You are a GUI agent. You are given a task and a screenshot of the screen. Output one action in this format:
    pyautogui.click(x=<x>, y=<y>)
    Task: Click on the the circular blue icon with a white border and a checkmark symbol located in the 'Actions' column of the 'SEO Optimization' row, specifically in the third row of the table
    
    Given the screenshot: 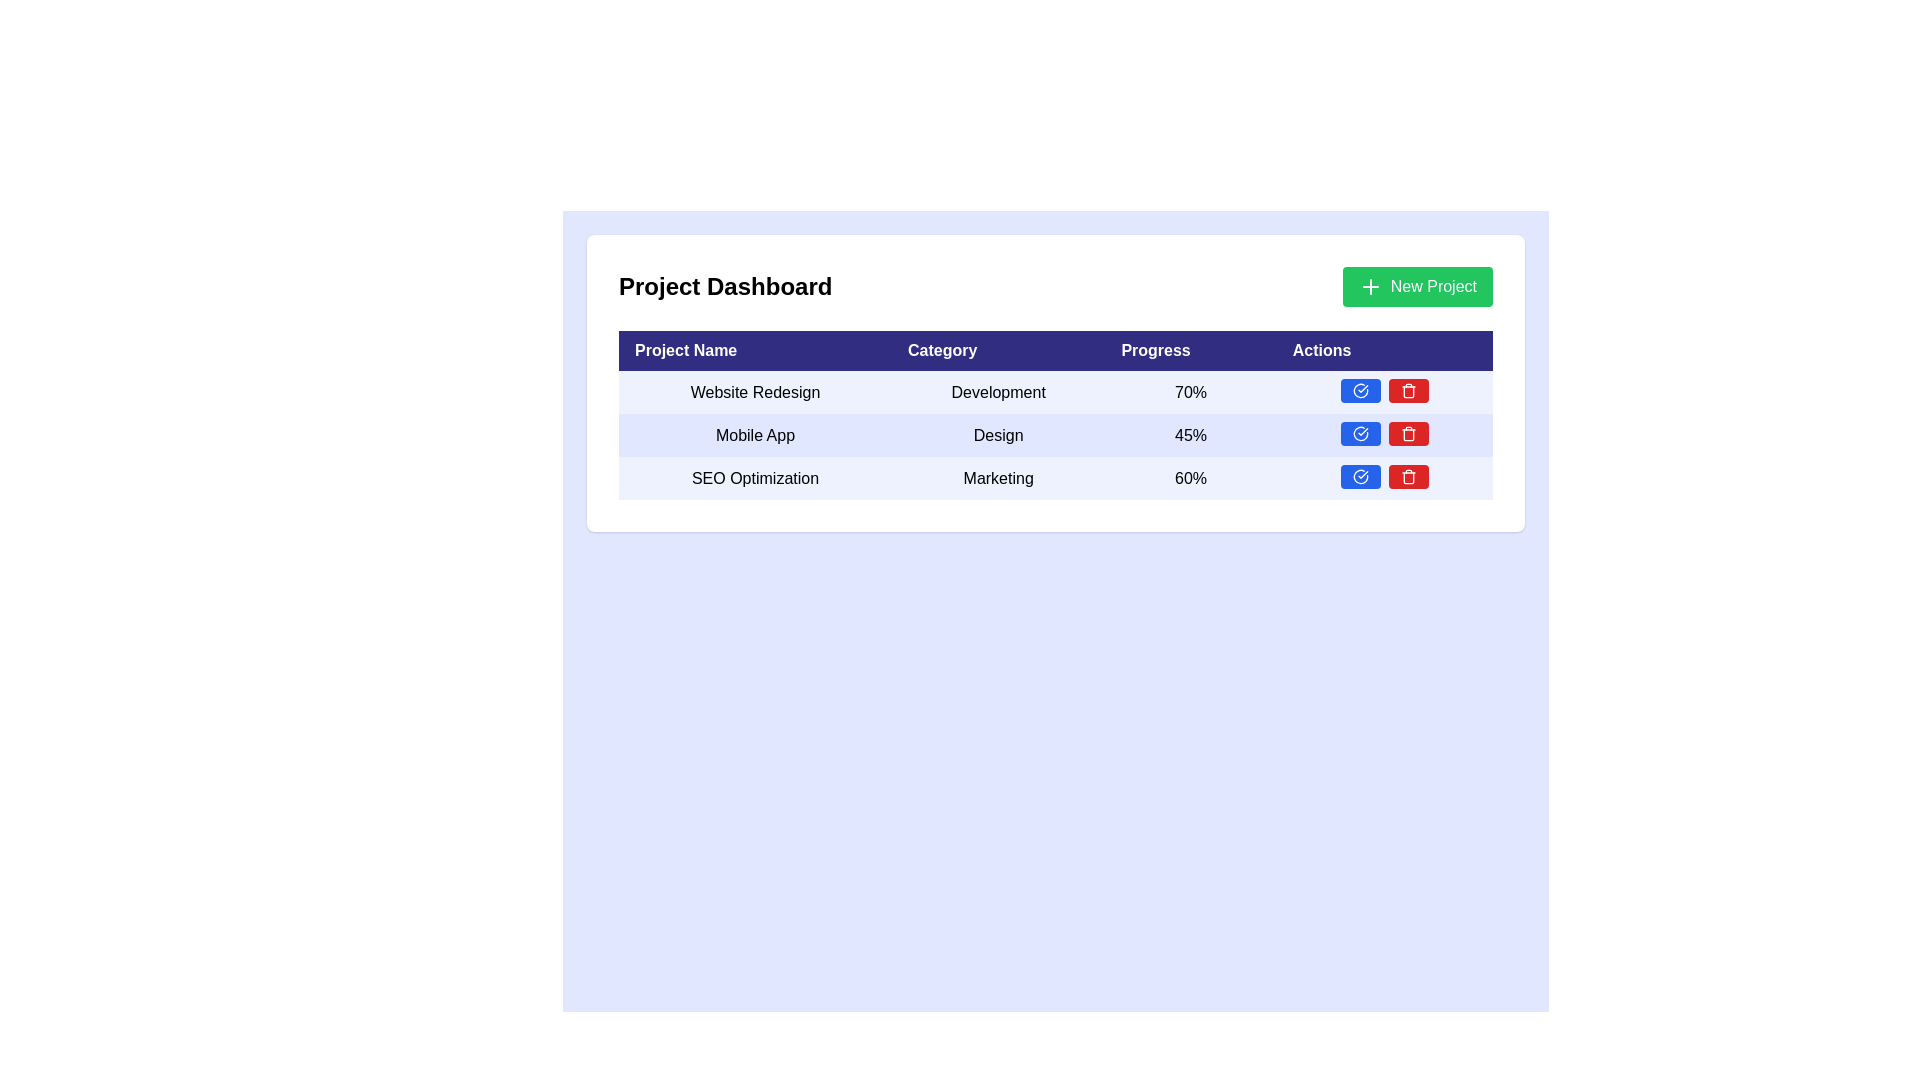 What is the action you would take?
    pyautogui.click(x=1360, y=477)
    